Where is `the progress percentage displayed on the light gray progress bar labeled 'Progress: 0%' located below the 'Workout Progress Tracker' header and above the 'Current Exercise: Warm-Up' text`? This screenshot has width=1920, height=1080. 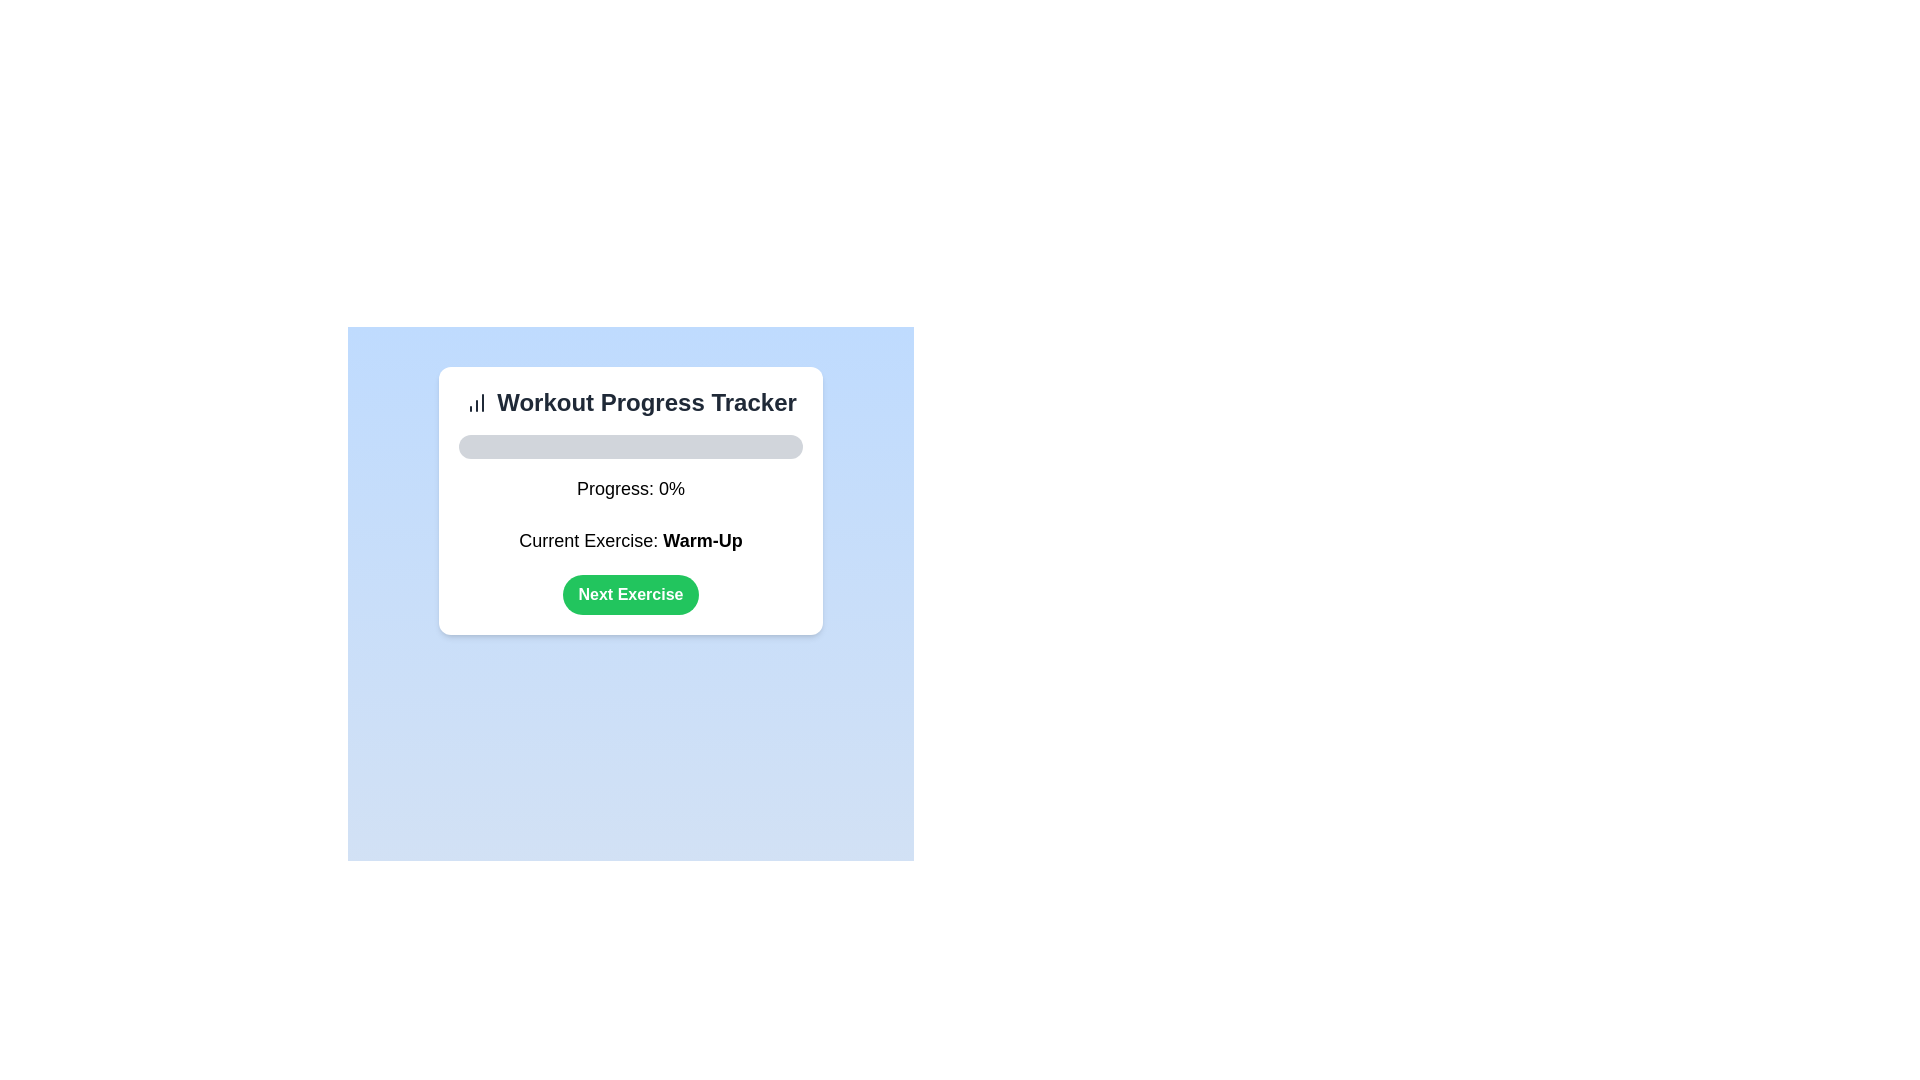 the progress percentage displayed on the light gray progress bar labeled 'Progress: 0%' located below the 'Workout Progress Tracker' header and above the 'Current Exercise: Warm-Up' text is located at coordinates (629, 469).